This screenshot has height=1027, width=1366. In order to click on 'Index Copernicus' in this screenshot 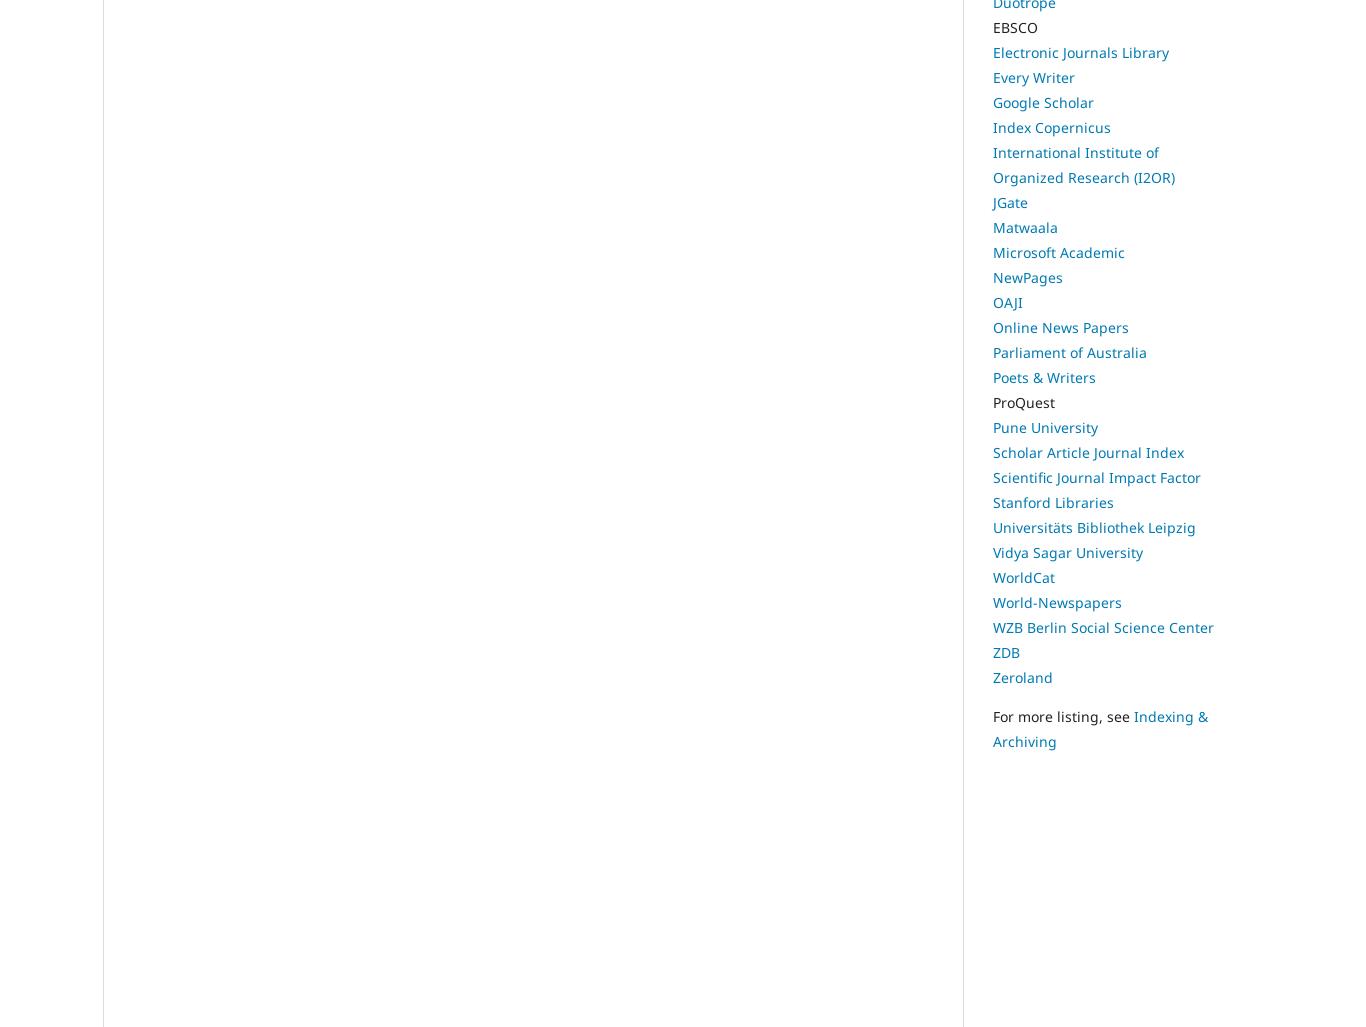, I will do `click(992, 127)`.